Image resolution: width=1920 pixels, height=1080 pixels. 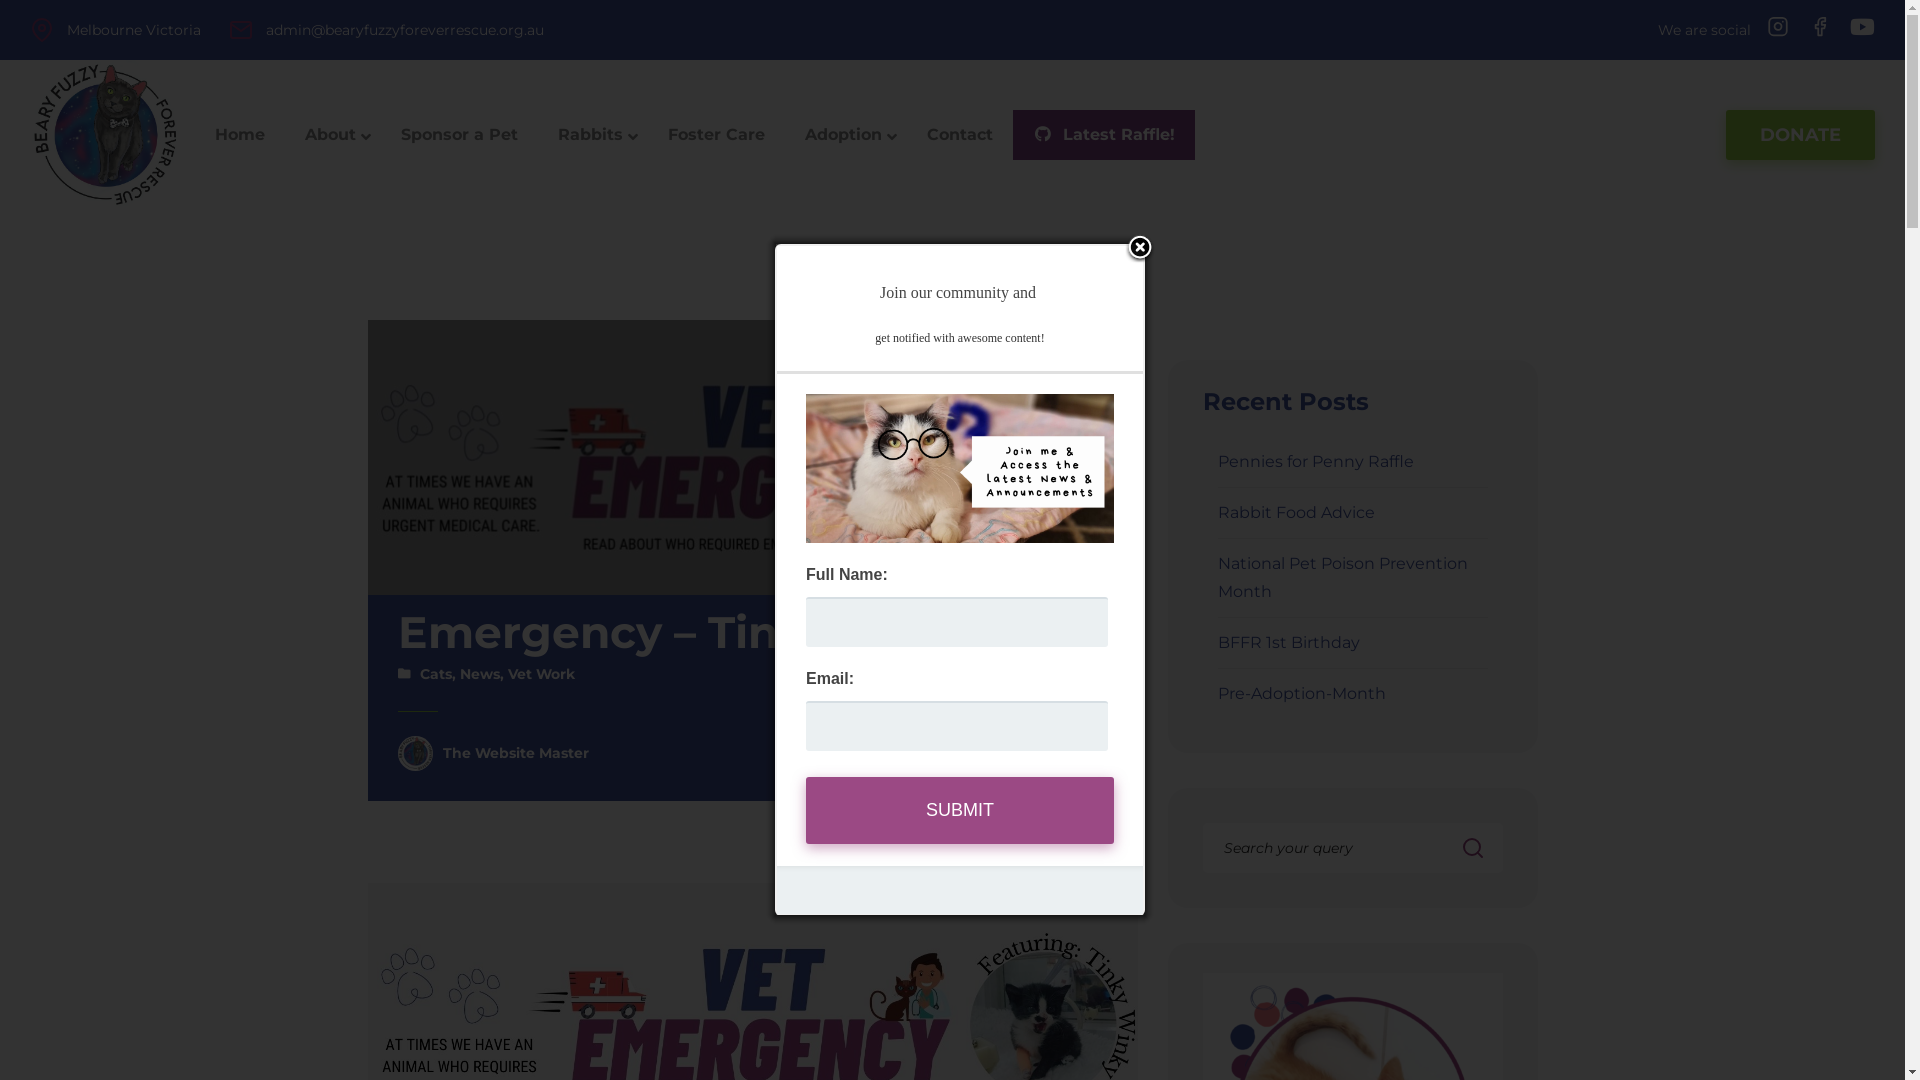 What do you see at coordinates (960, 810) in the screenshot?
I see `'Submit'` at bounding box center [960, 810].